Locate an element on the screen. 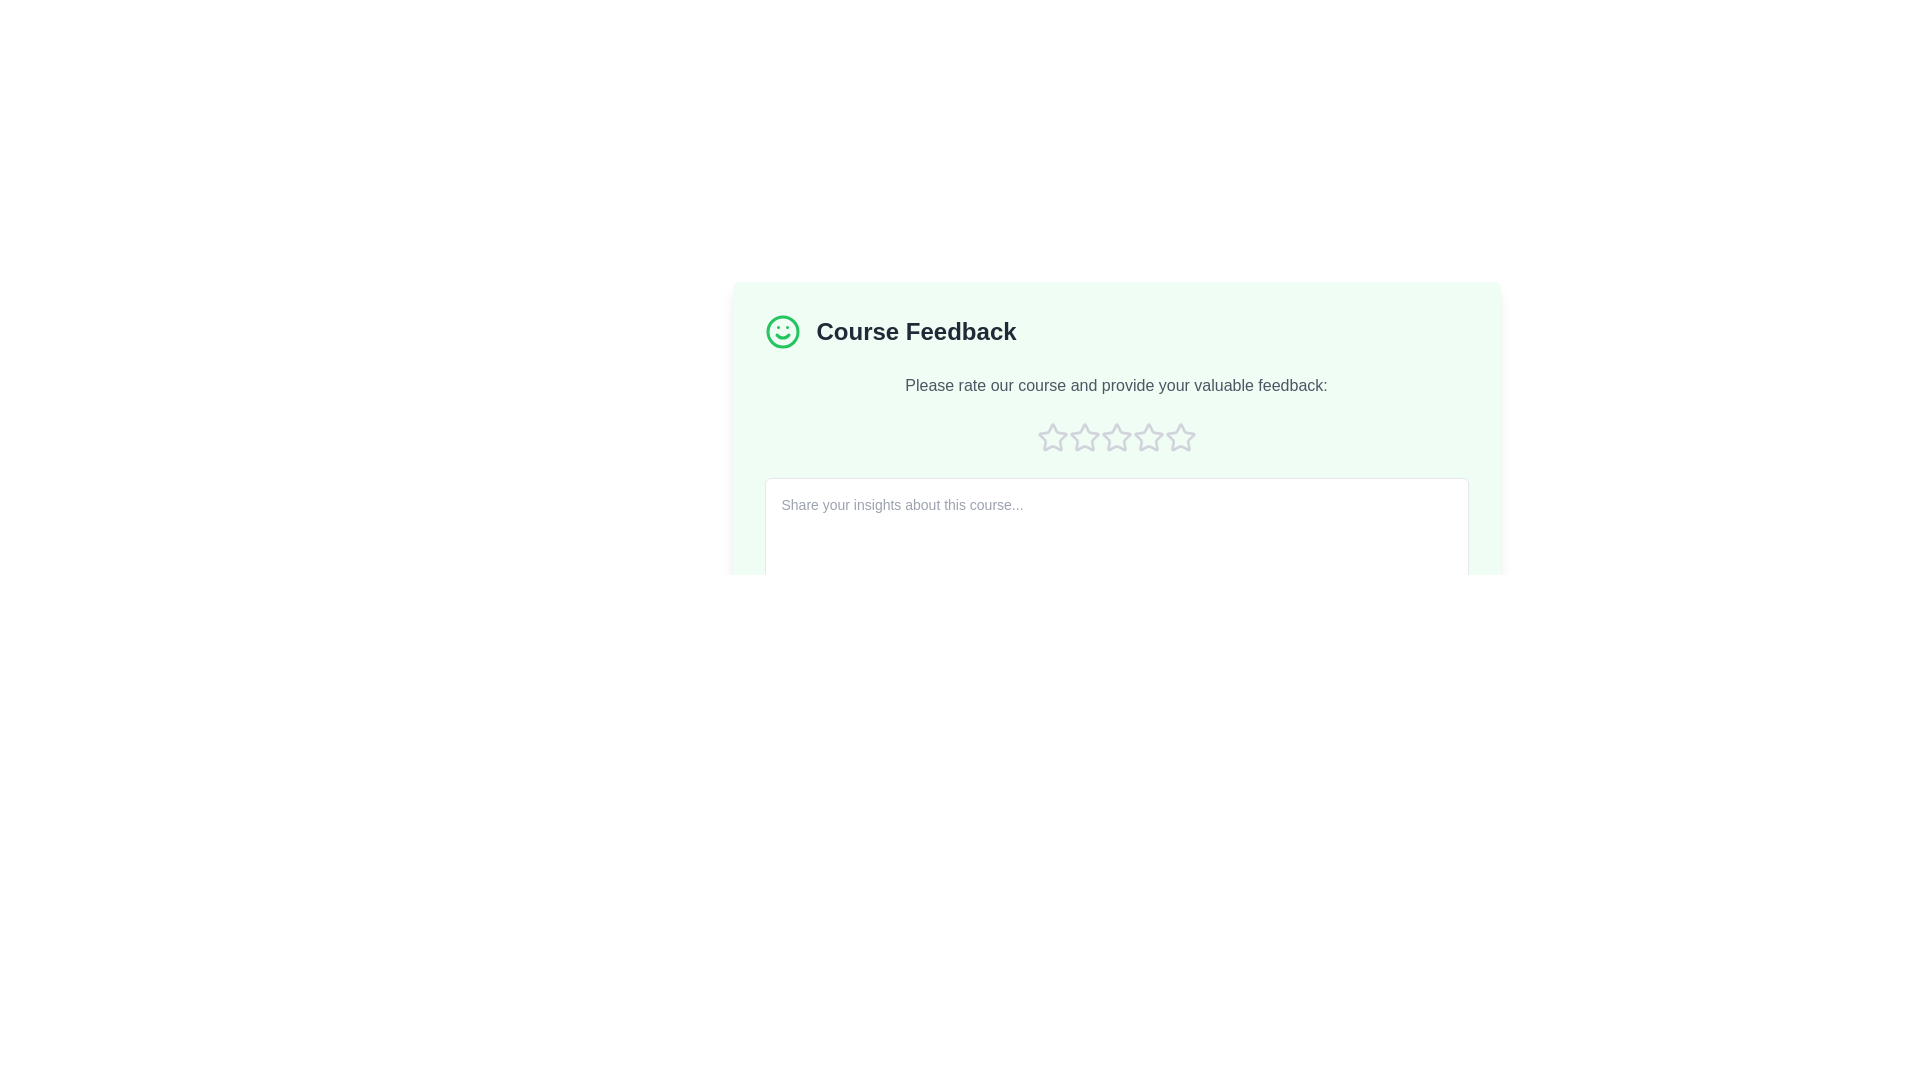 This screenshot has height=1080, width=1920. the decorative icon symbolizing positive feedback located to the far left of the 'Course Feedback' header is located at coordinates (781, 330).